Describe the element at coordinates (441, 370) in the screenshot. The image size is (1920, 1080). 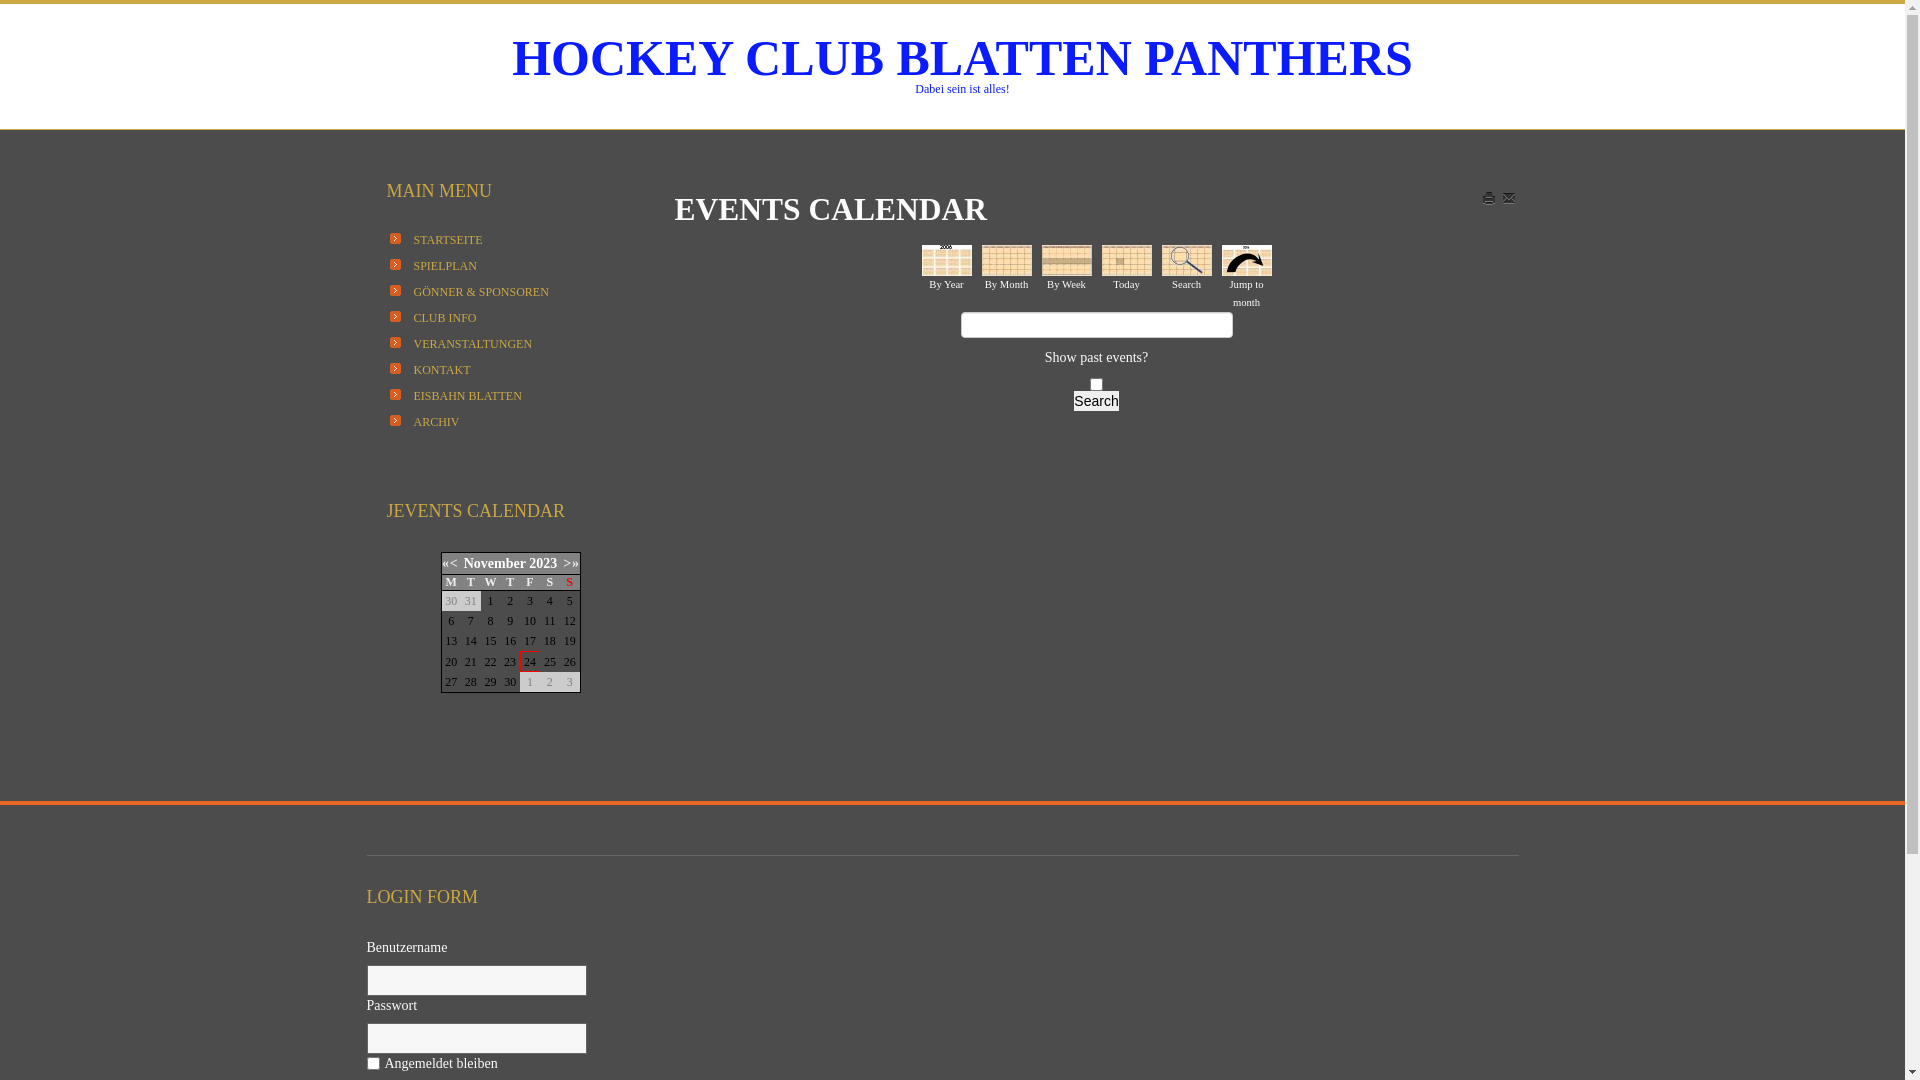
I see `'KONTAKT'` at that location.